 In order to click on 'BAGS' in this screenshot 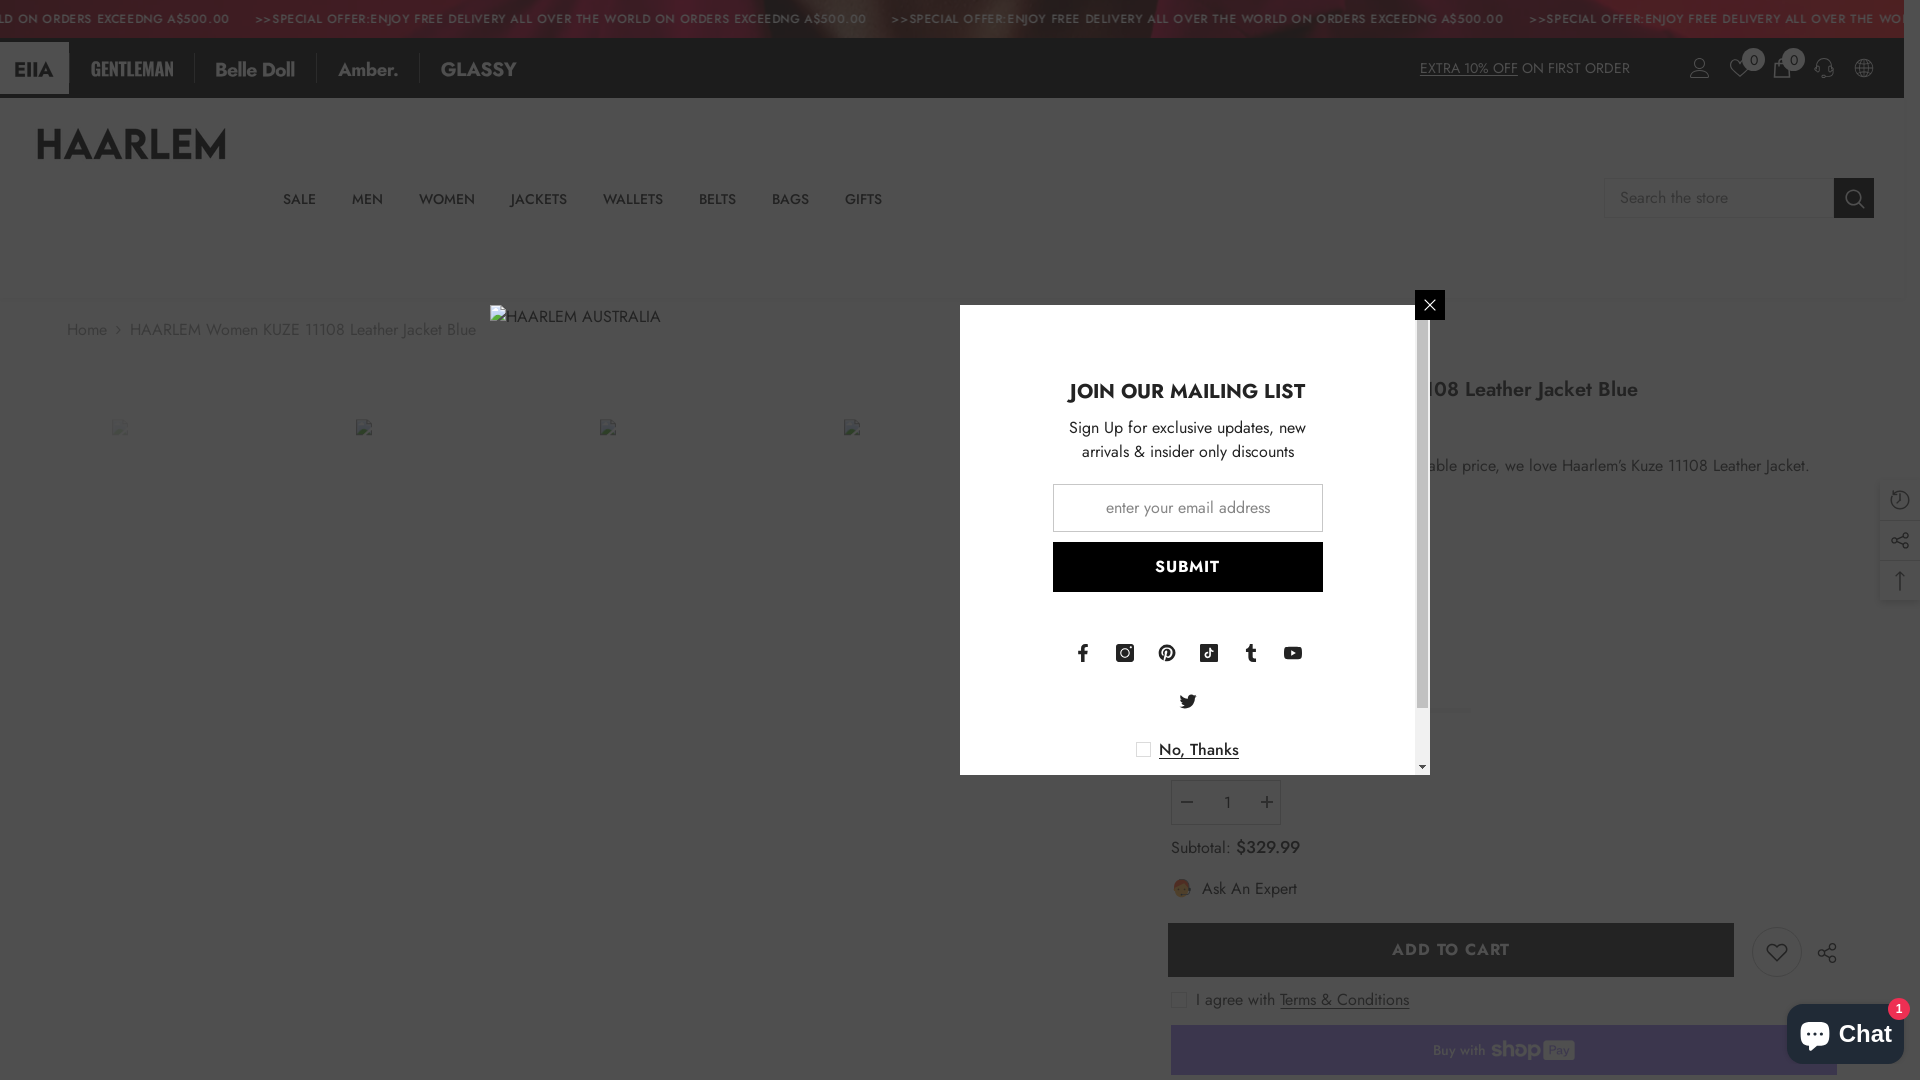, I will do `click(789, 207)`.